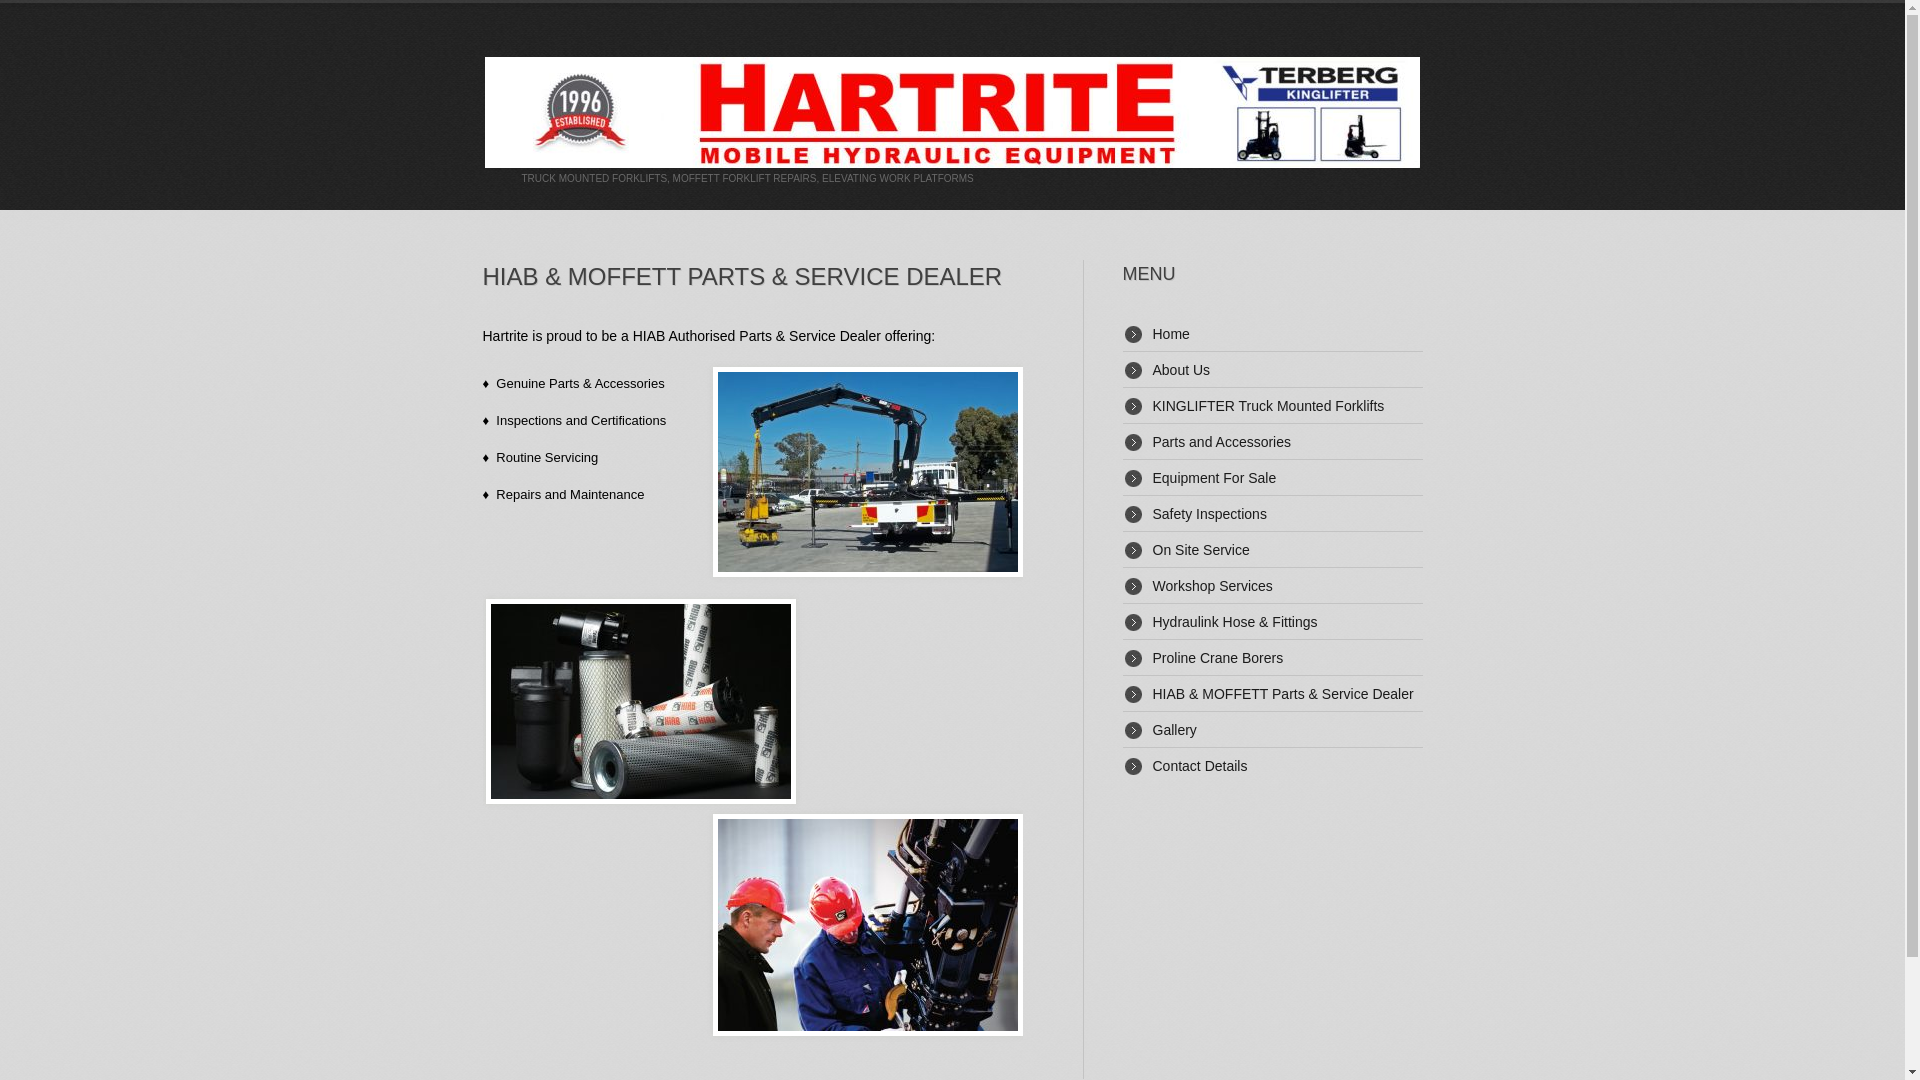  I want to click on 'Workshop Services', so click(1210, 585).